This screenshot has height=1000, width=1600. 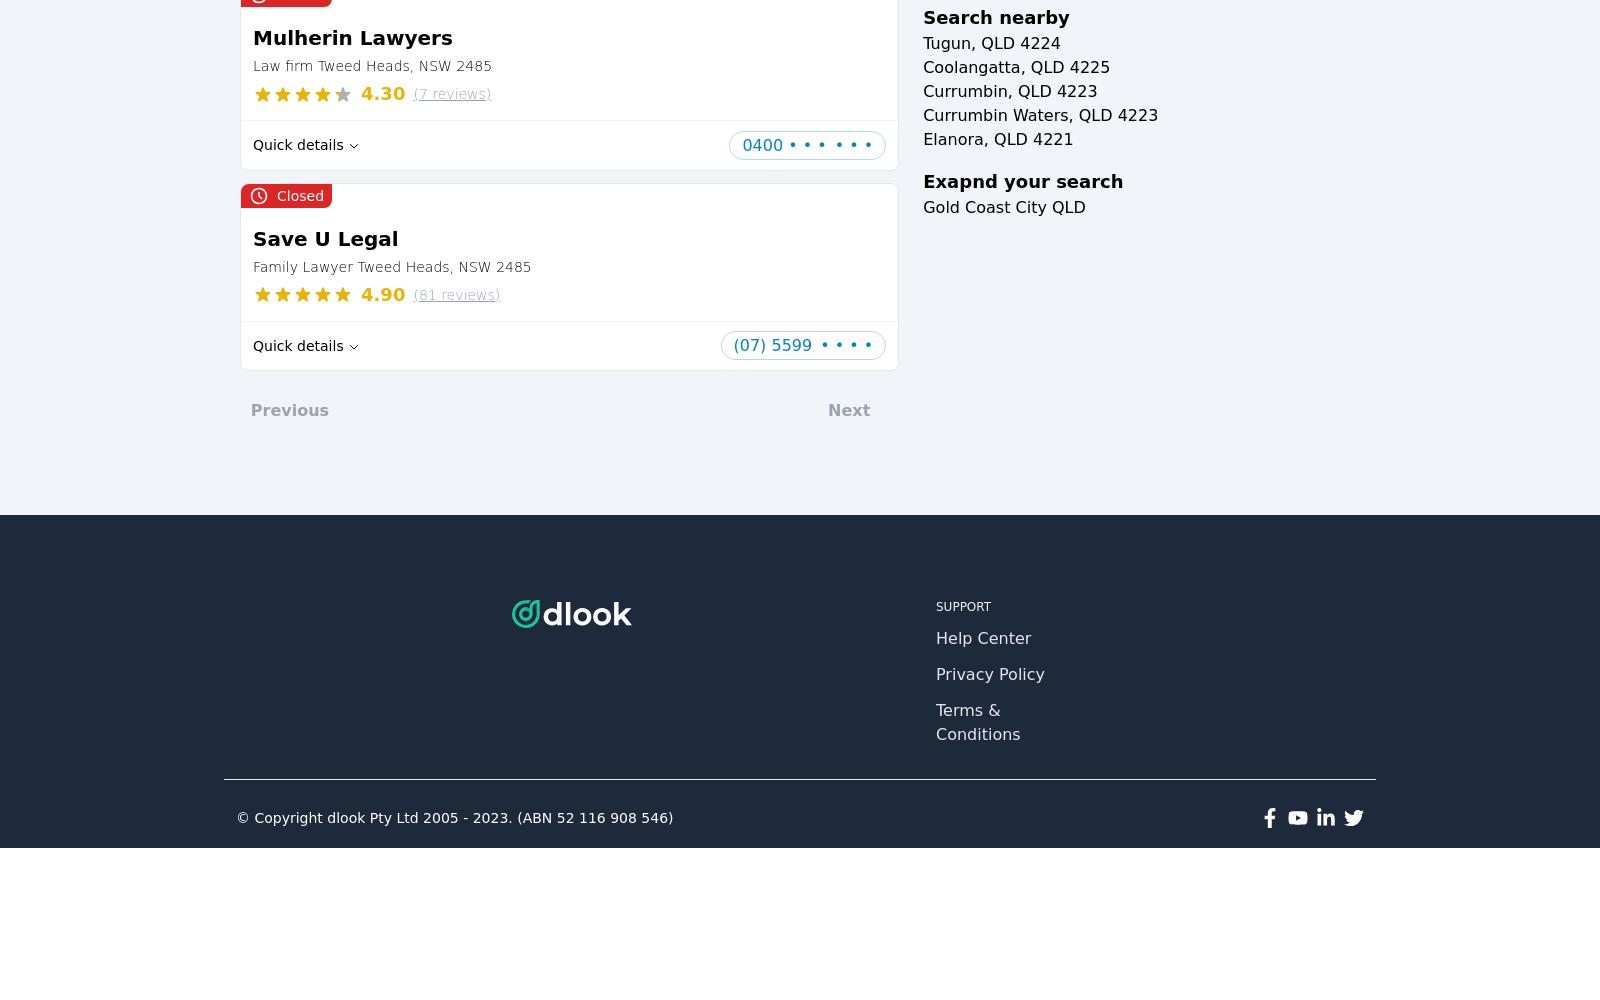 I want to click on '81', so click(x=426, y=294).